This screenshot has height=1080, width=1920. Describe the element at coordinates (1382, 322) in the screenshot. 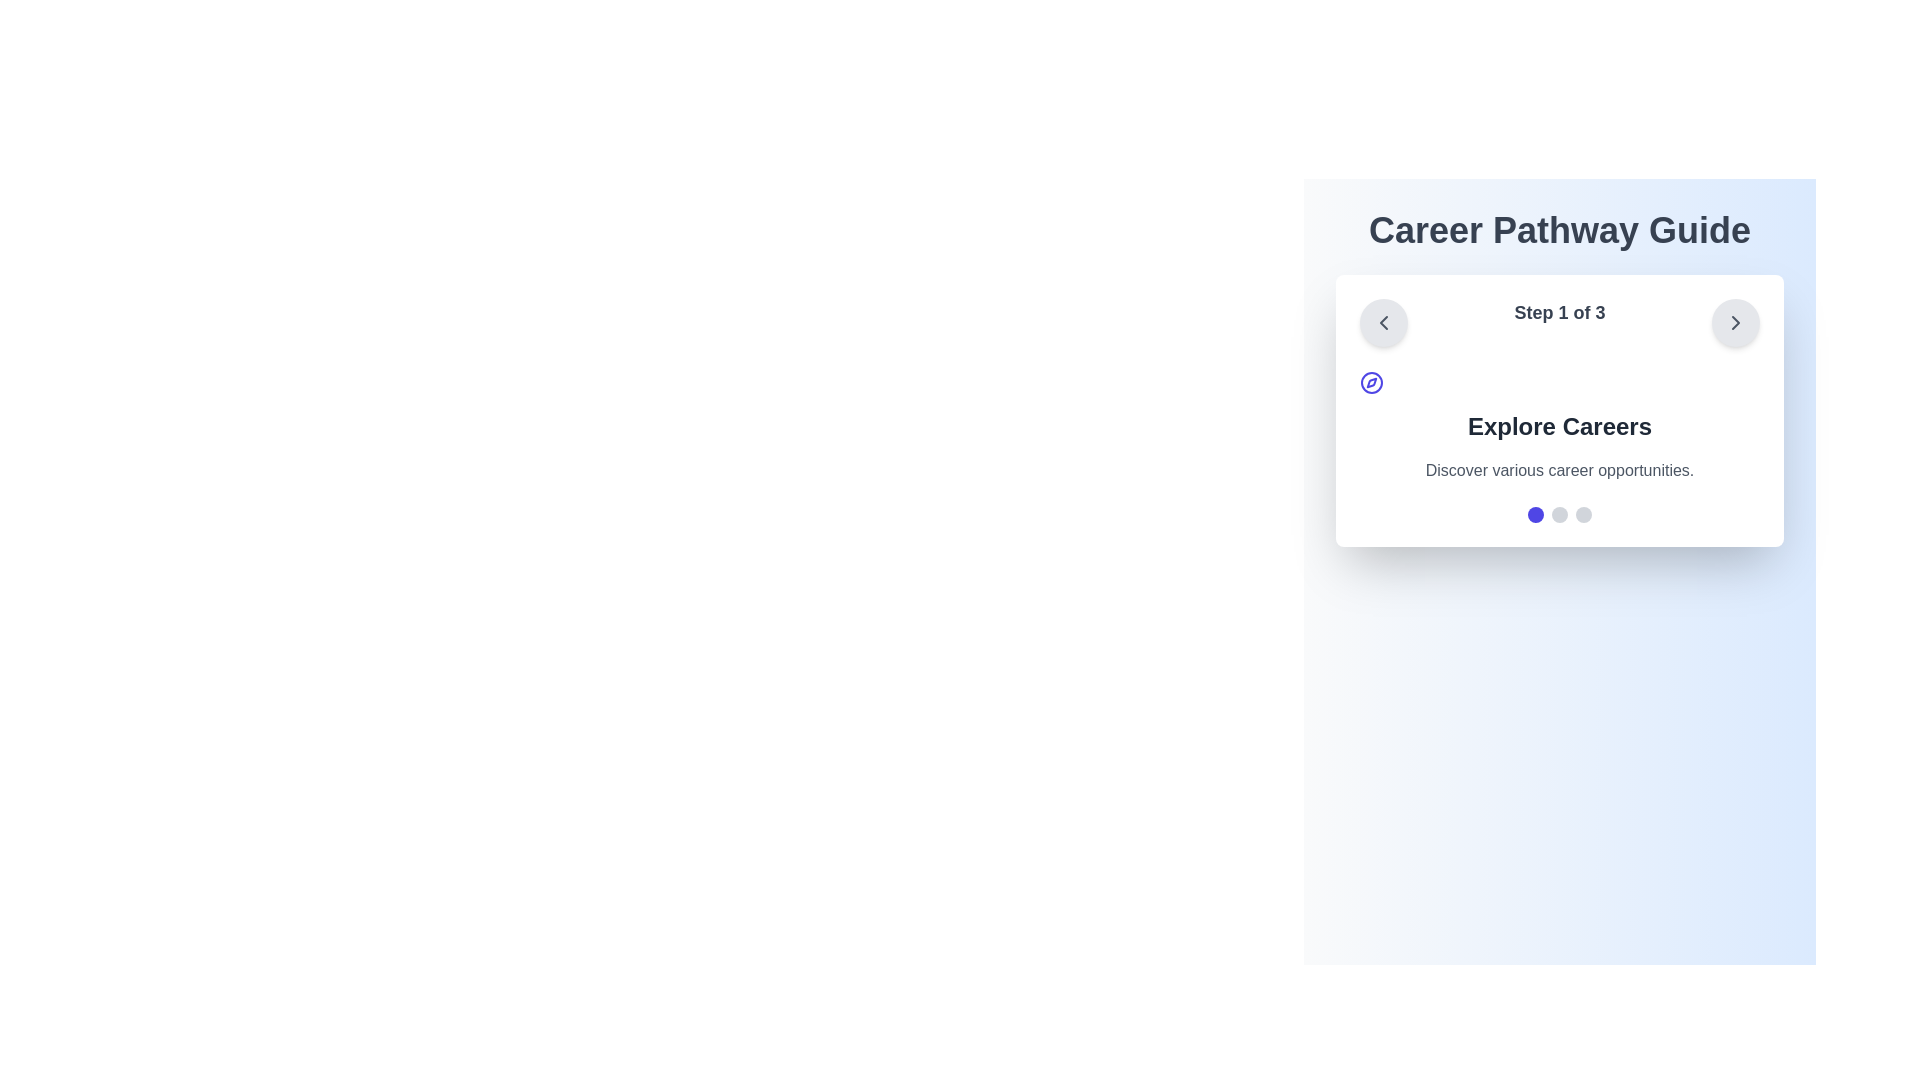

I see `the leftward navigation button with an integrated icon` at that location.